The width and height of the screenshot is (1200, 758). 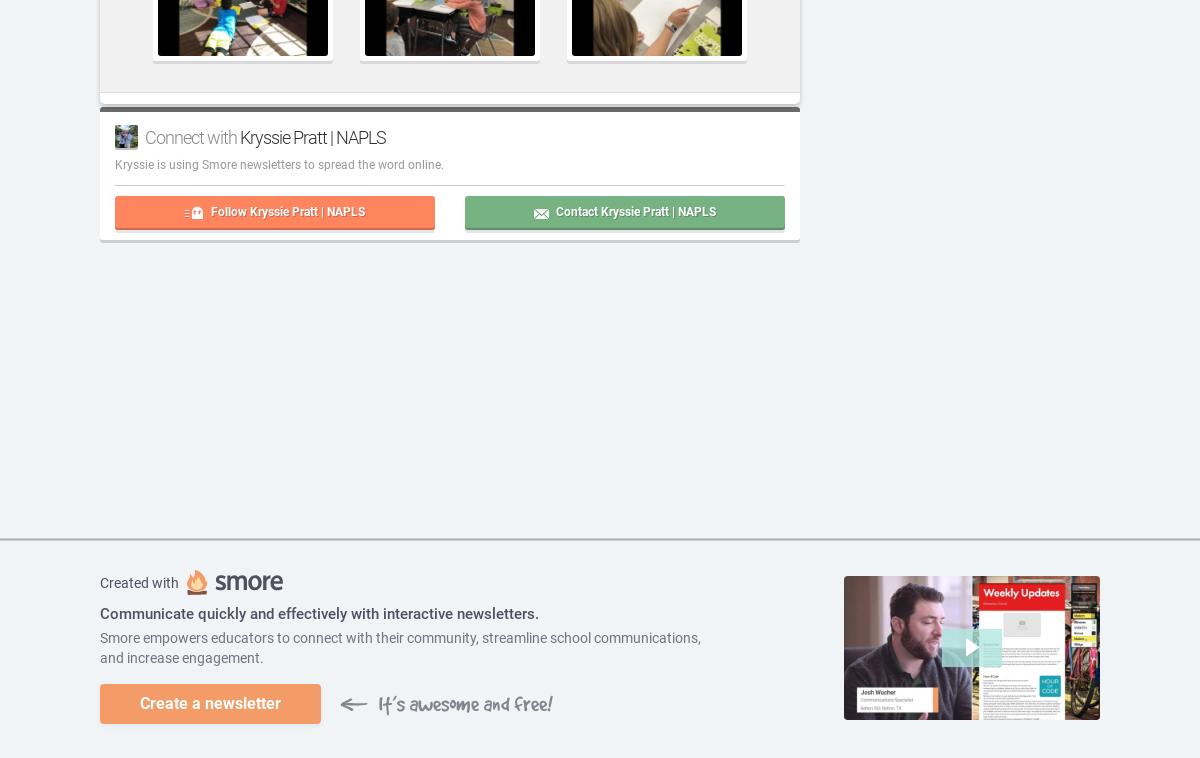 I want to click on 'Connect with', so click(x=191, y=136).